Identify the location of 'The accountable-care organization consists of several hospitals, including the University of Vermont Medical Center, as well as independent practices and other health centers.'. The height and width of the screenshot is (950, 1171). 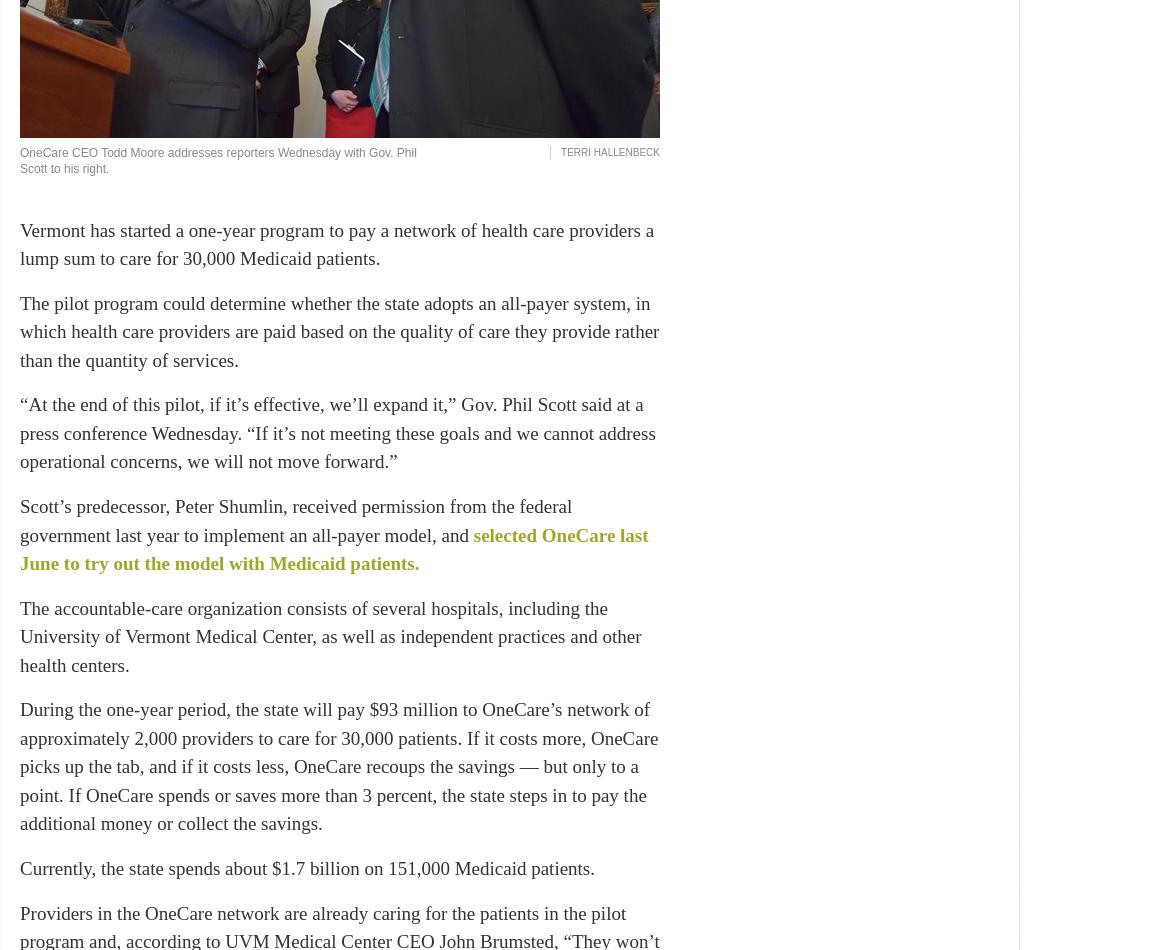
(330, 636).